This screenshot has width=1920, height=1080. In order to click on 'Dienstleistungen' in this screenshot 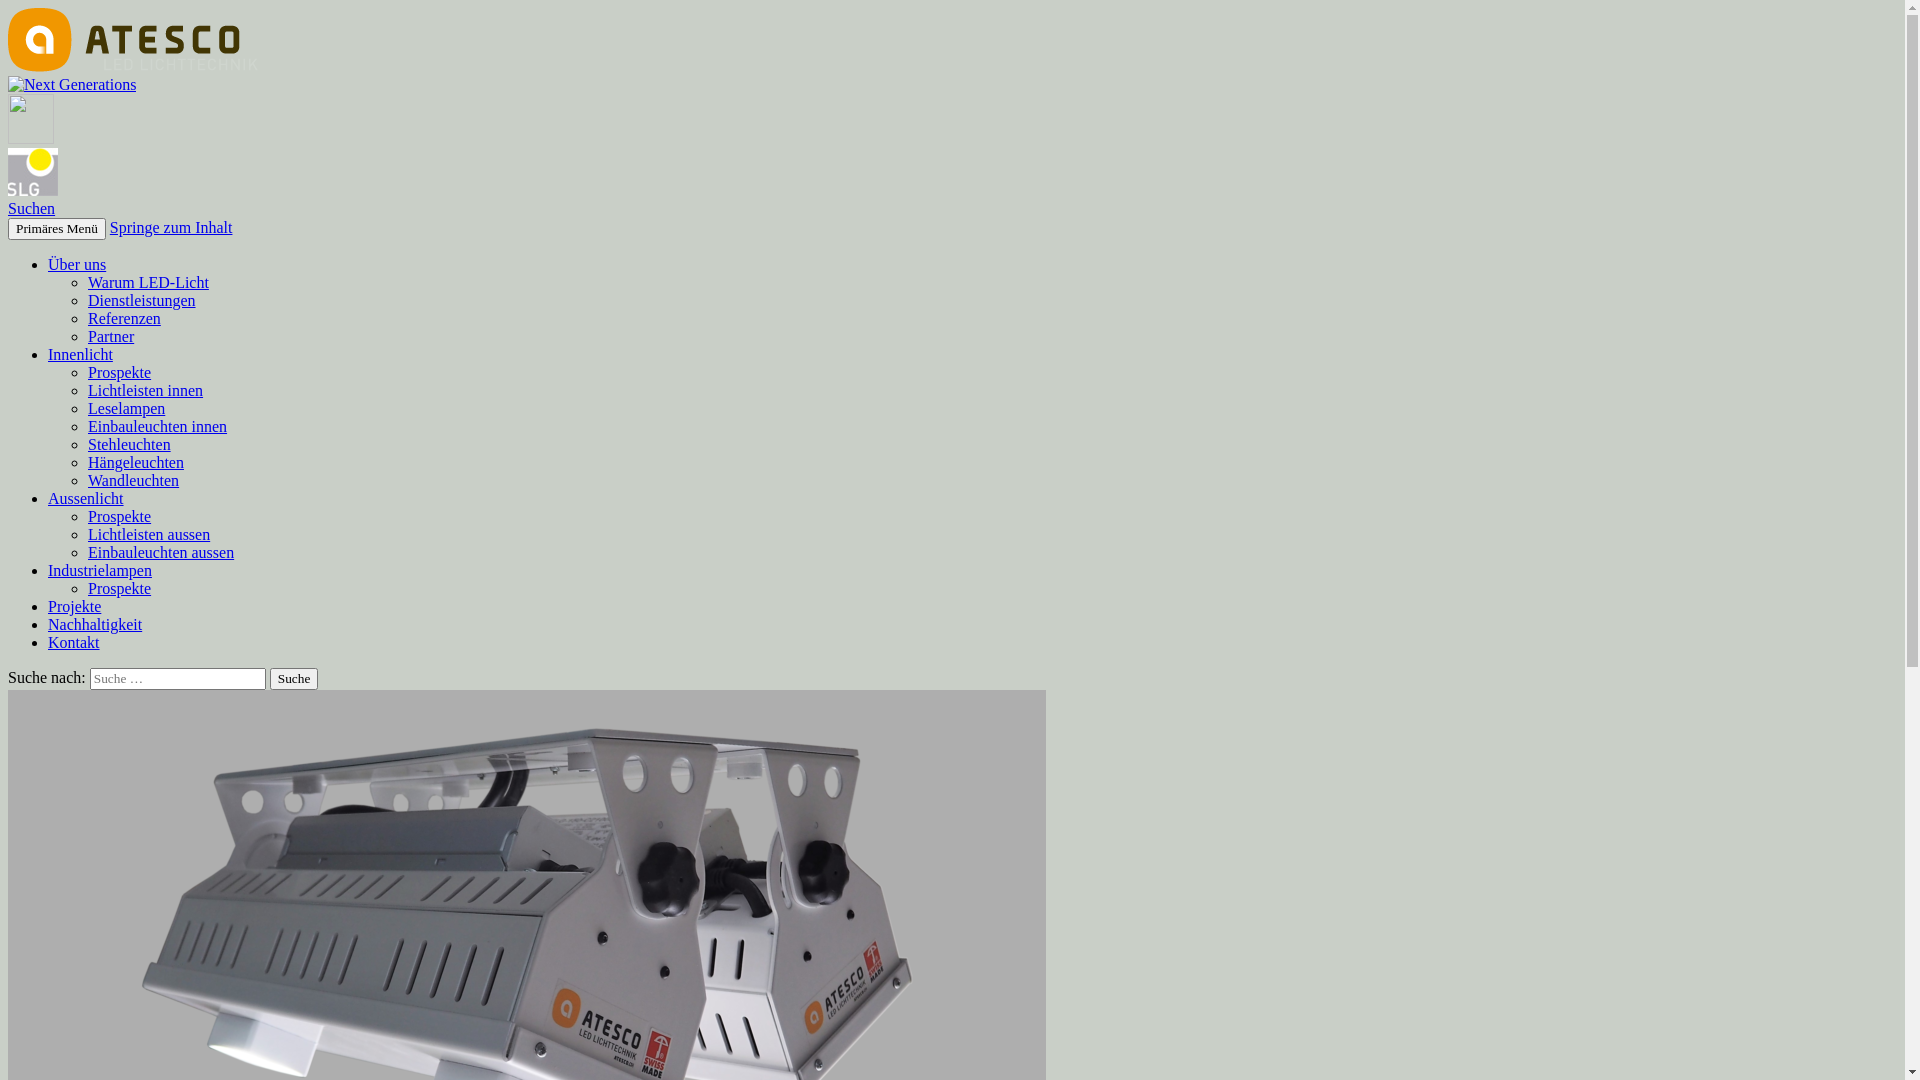, I will do `click(141, 300)`.